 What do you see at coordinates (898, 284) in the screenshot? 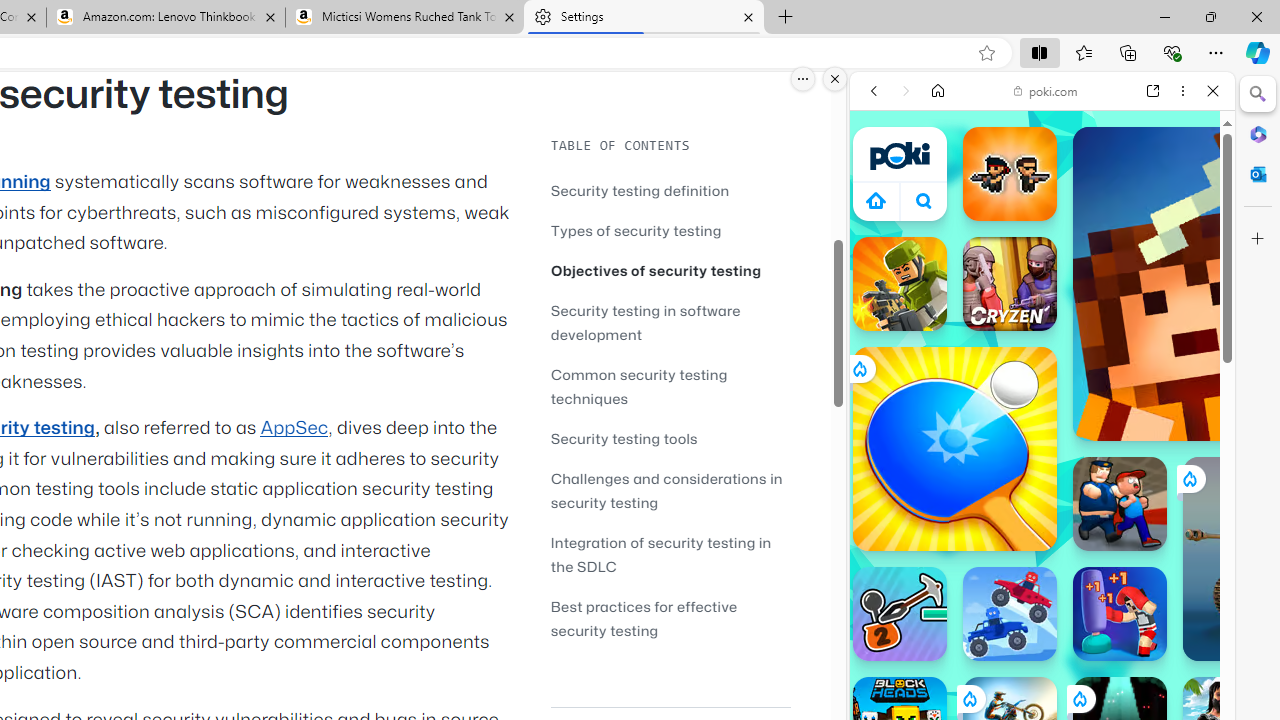
I see `'Kour.io'` at bounding box center [898, 284].